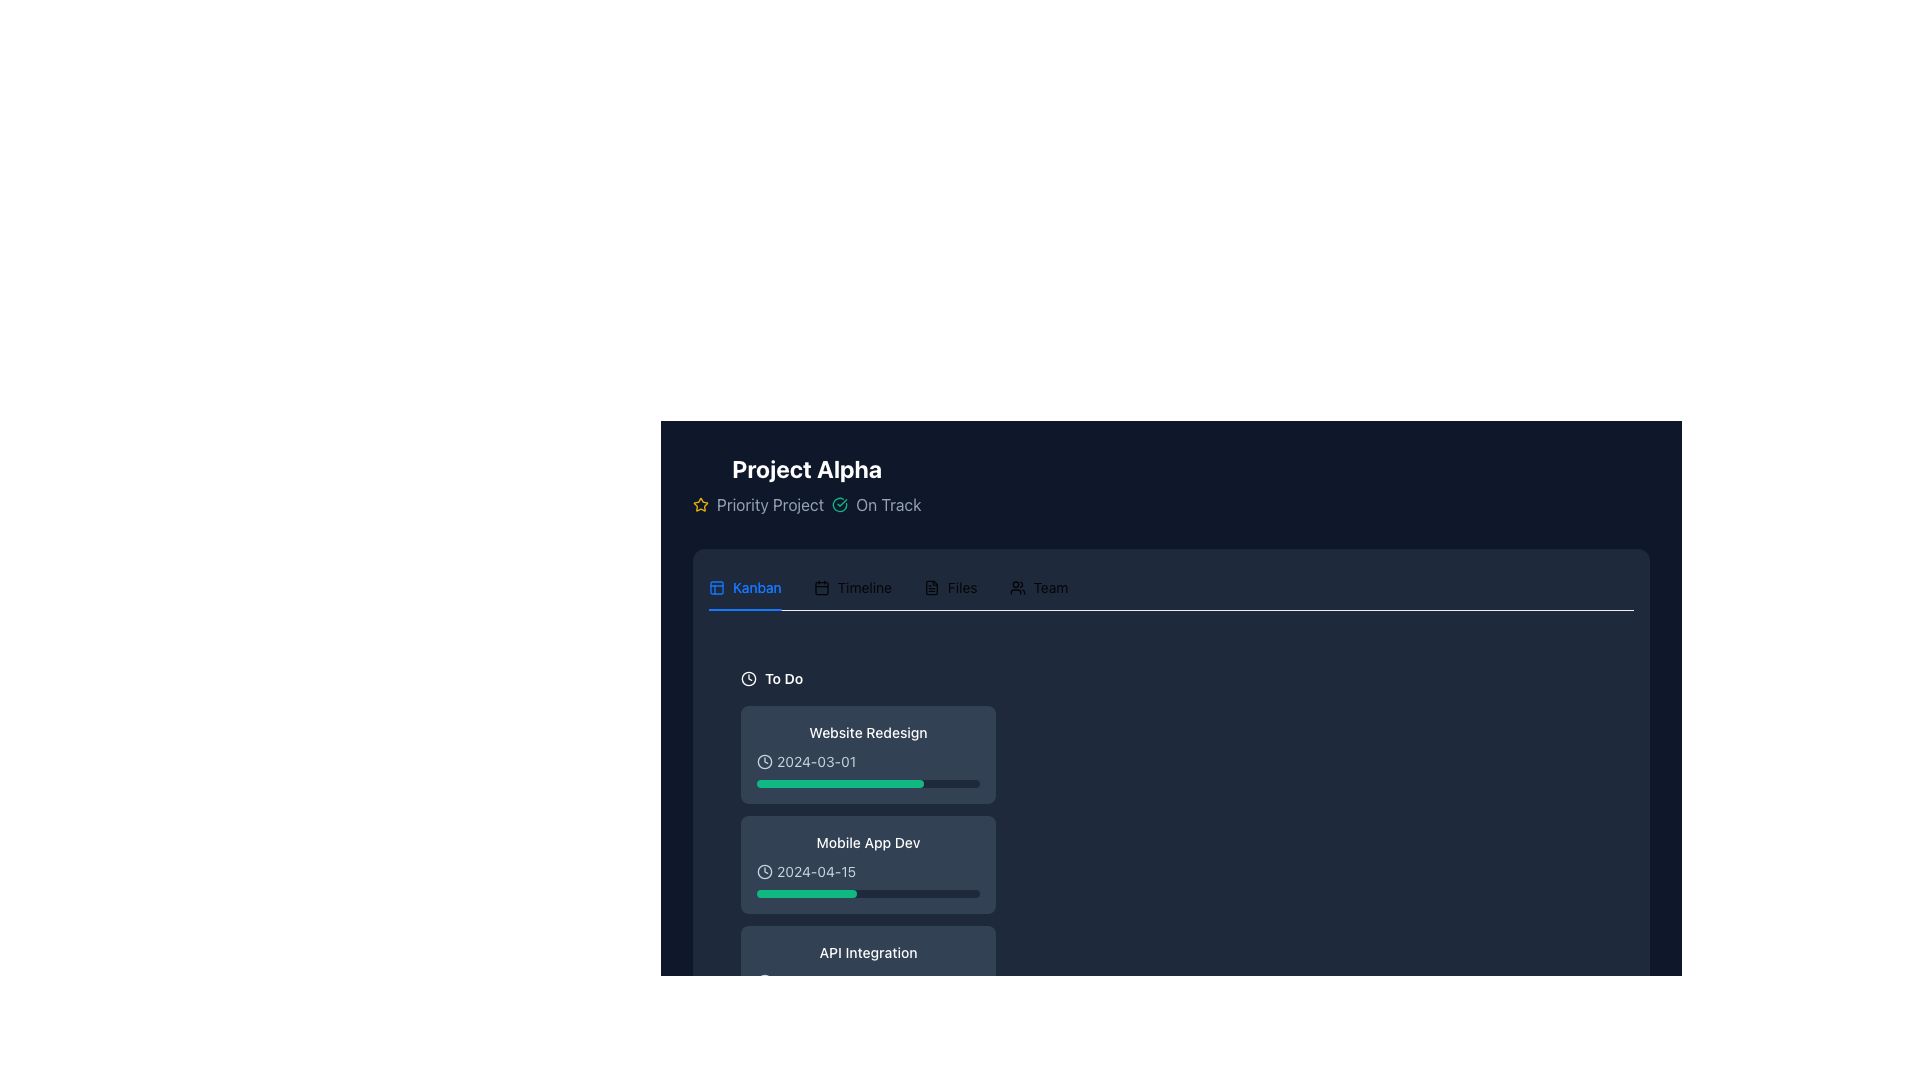 The image size is (1920, 1080). I want to click on the 'Priority Project' text label, which is styled in a medium-weight sans-serif font and located within a dark interface, positioned to the right of a star icon and to the left of a checkmark icon, so click(769, 504).